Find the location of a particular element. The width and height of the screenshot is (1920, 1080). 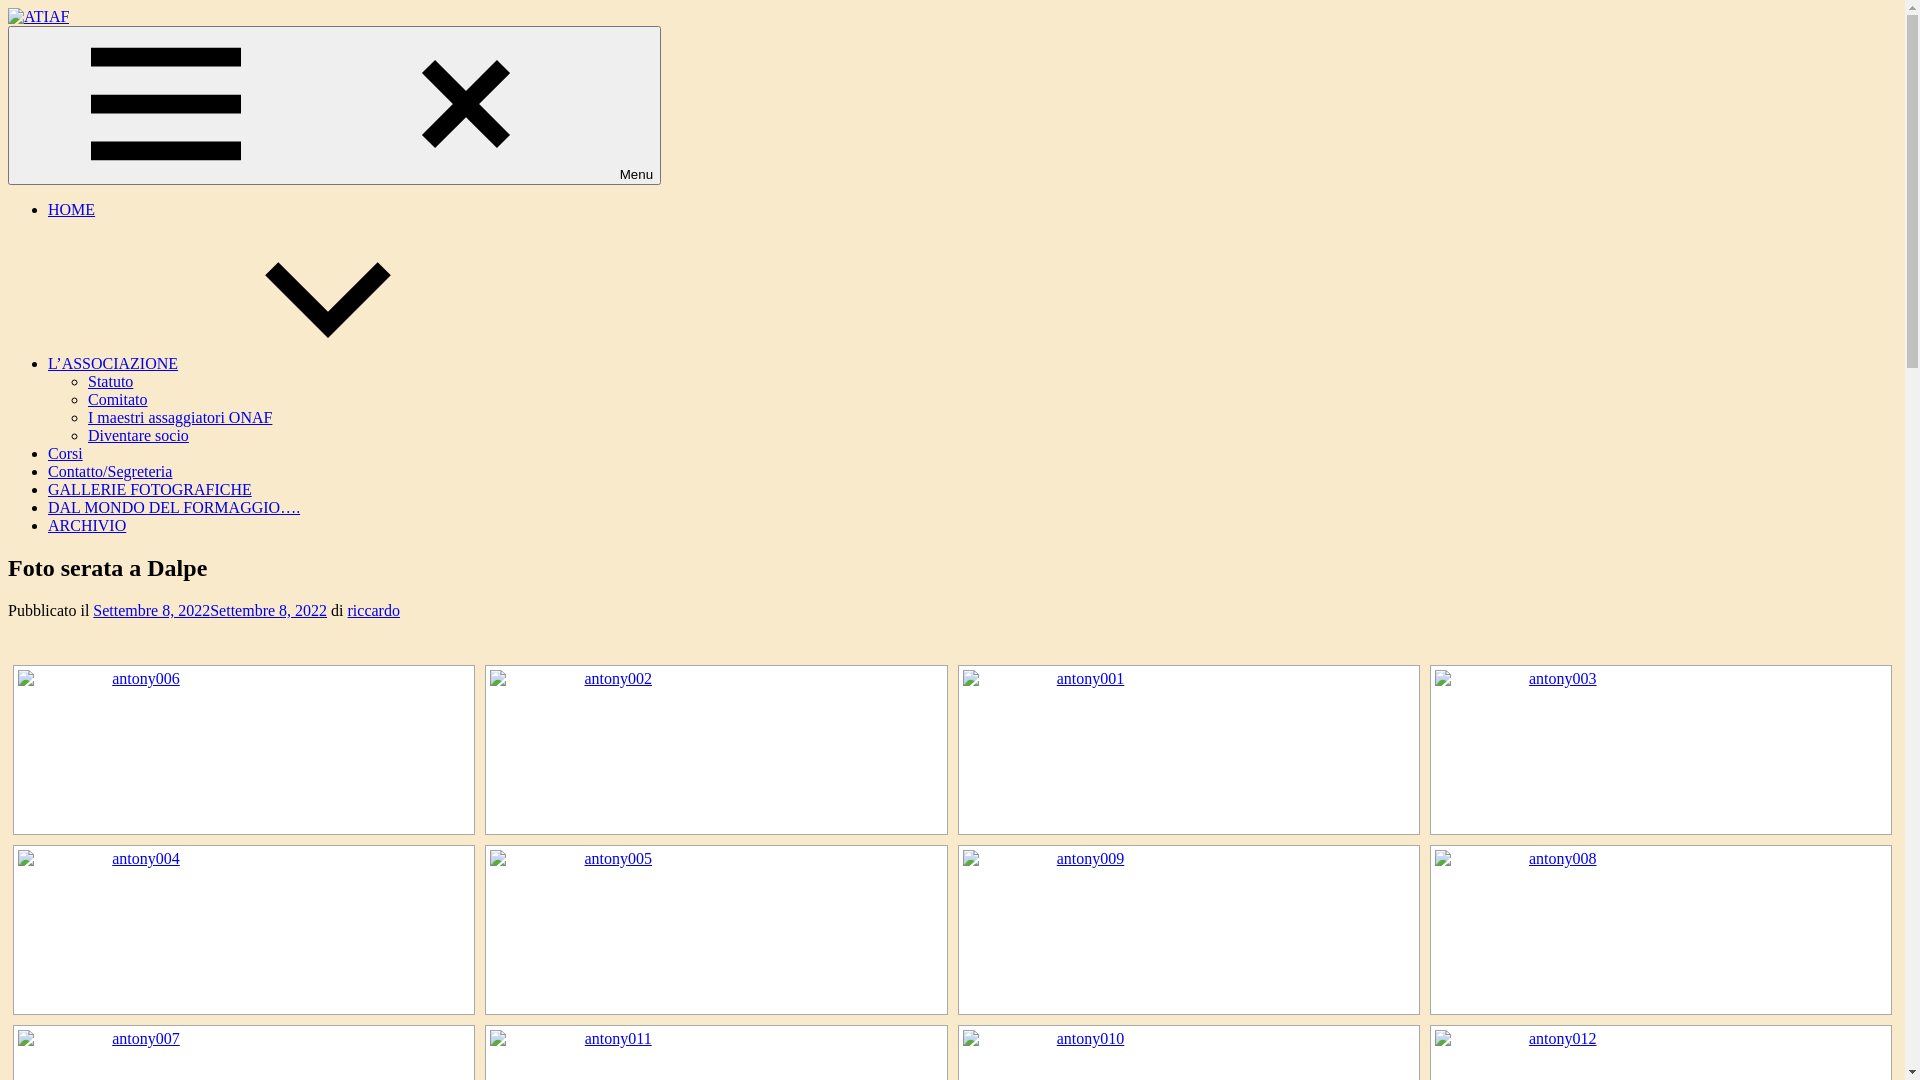

'ATIAF' is located at coordinates (8, 49).